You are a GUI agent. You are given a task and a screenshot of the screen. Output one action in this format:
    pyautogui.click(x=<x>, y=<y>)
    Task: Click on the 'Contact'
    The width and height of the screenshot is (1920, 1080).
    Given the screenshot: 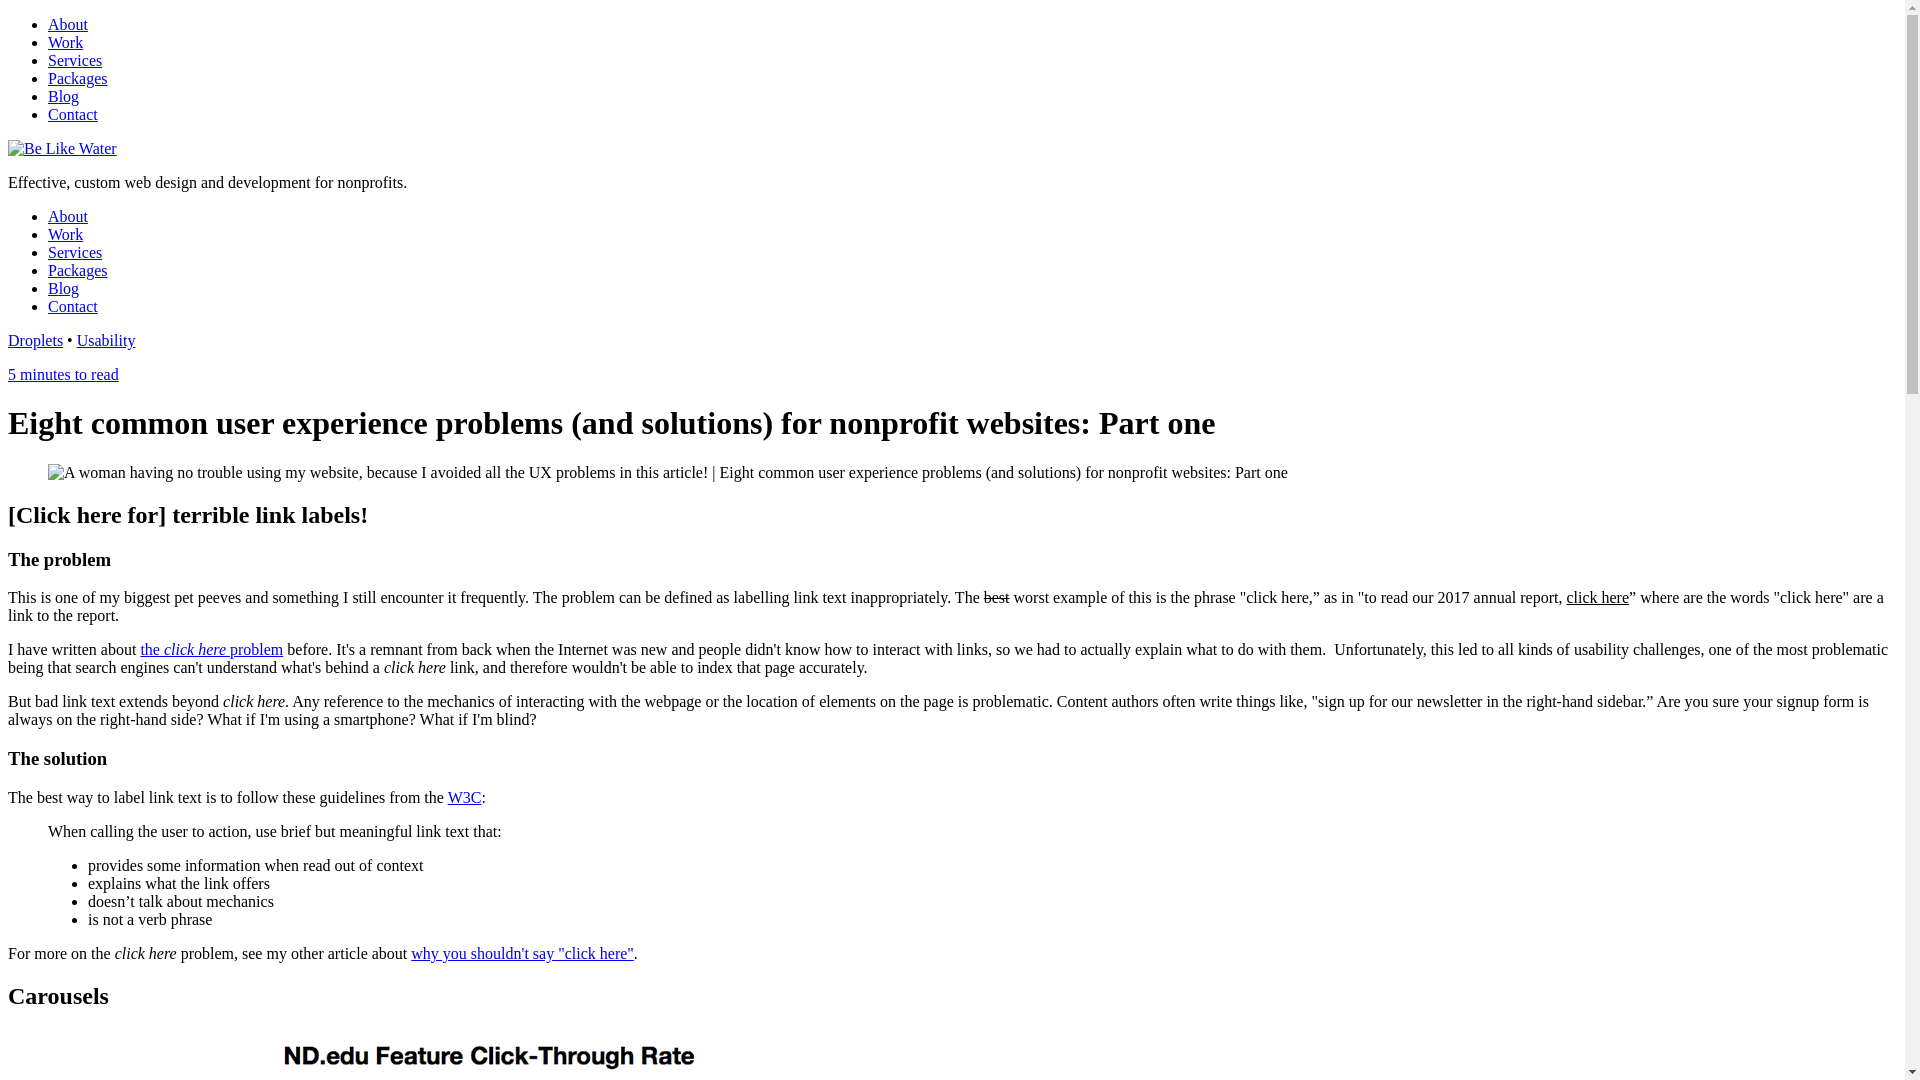 What is the action you would take?
    pyautogui.click(x=72, y=114)
    